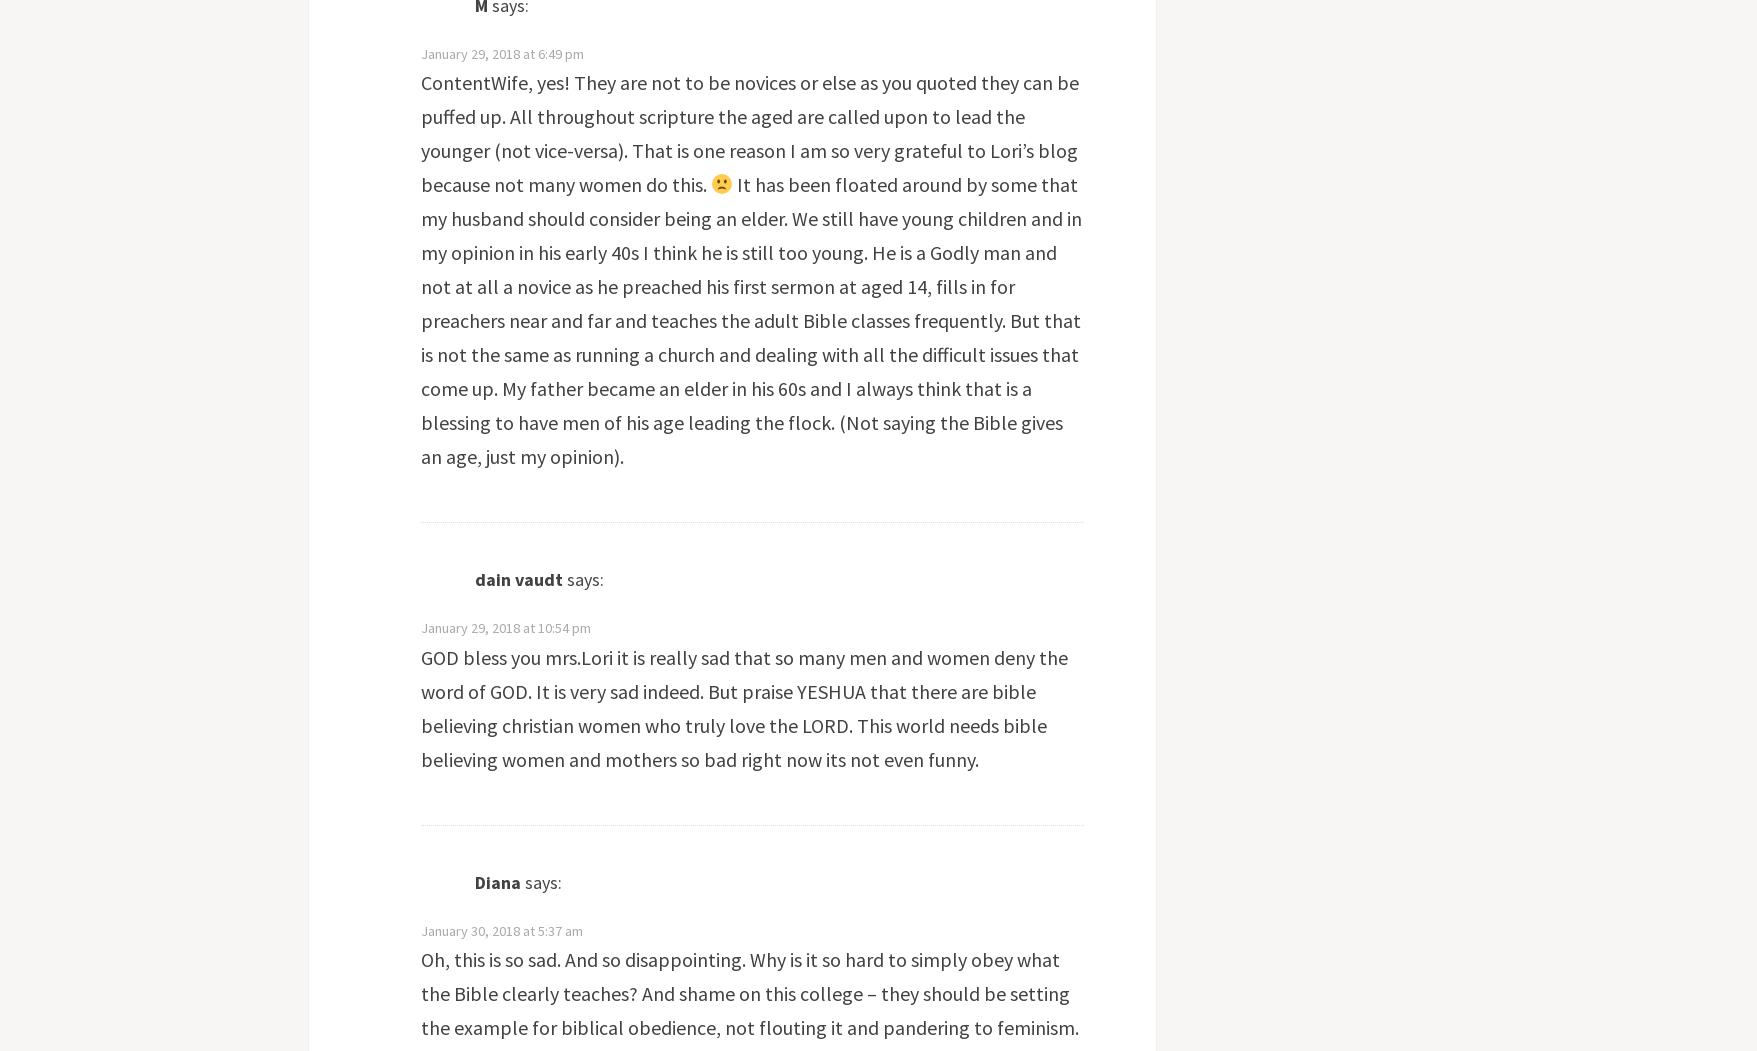  Describe the element at coordinates (742, 706) in the screenshot. I see `'GOD bless you mrs.Lori it is really sad that so many men and women deny the word of GOD. It is very sad indeed. But praise YESHUA that there are bible believing christian women who truly love the LORD.  This world needs bible believing women and mothers so bad right now its not even funny.'` at that location.